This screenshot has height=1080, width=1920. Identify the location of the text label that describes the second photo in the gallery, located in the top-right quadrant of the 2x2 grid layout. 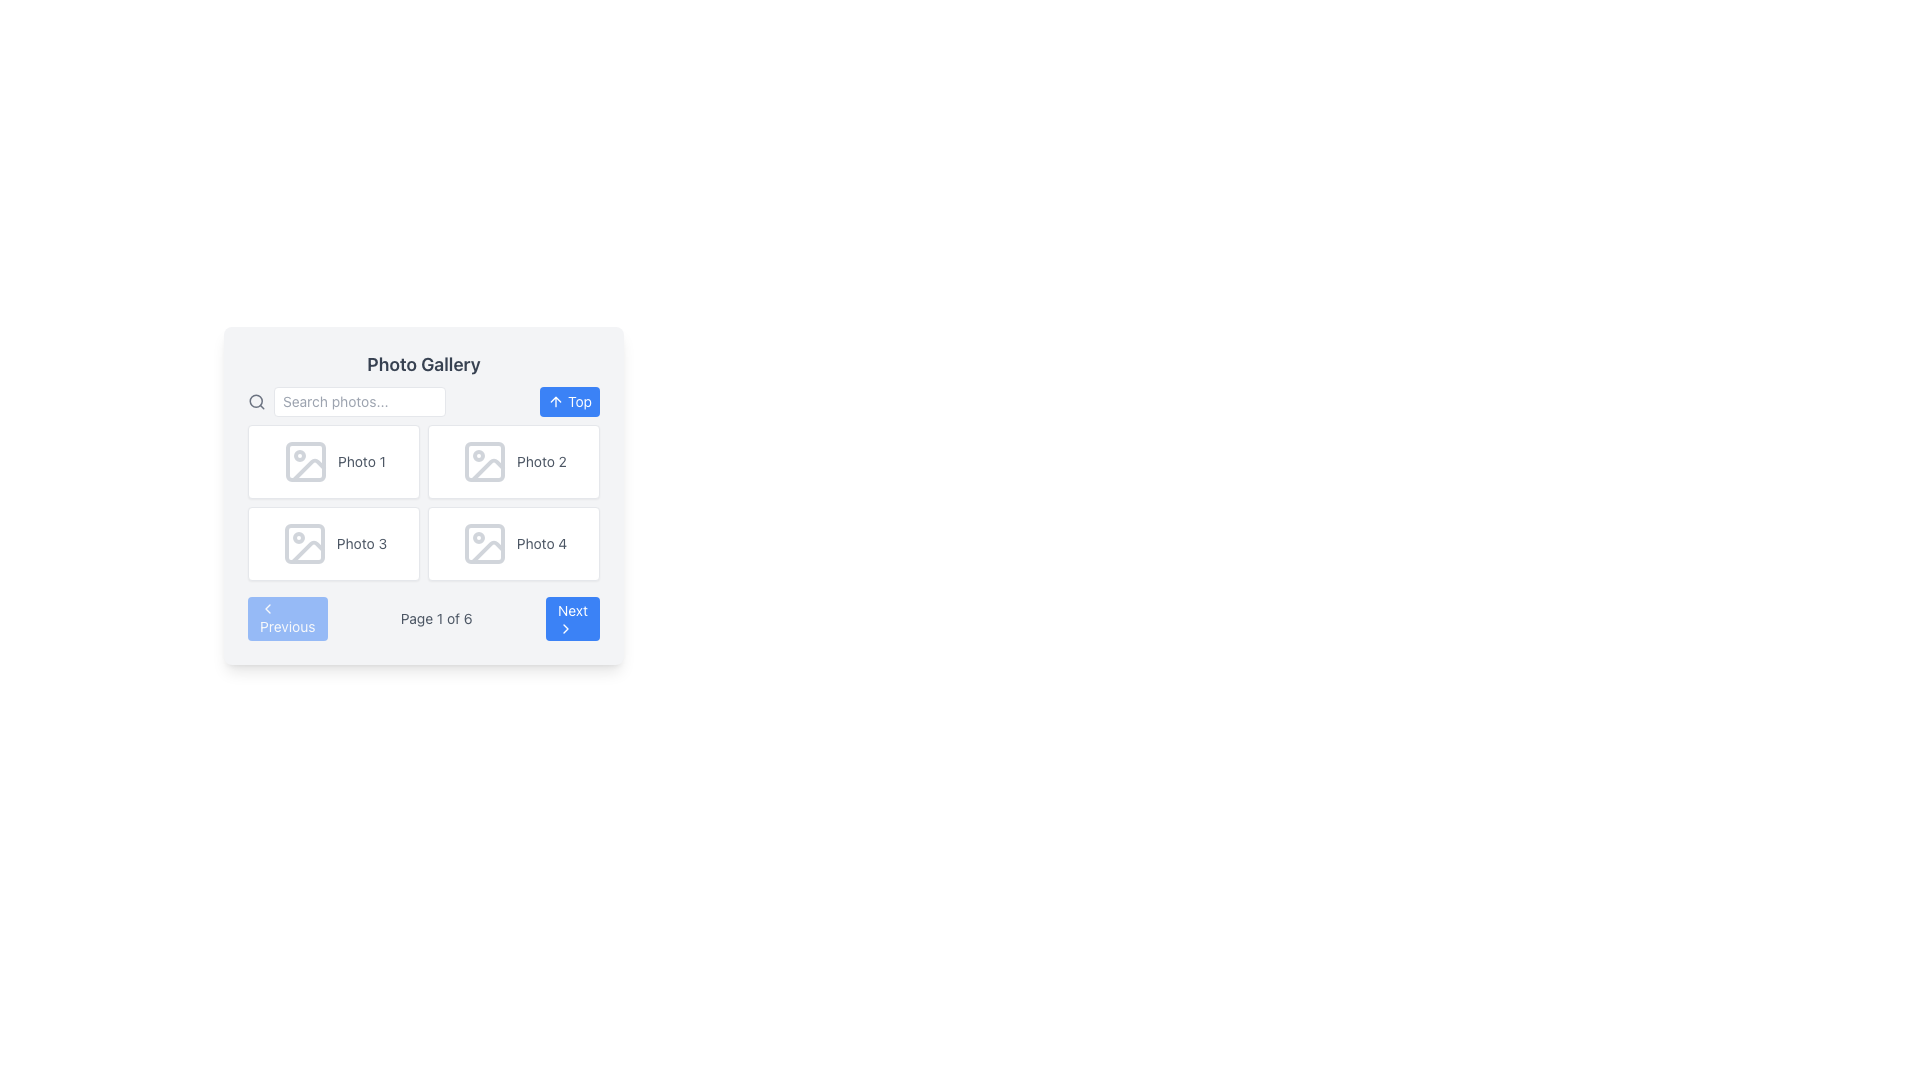
(542, 462).